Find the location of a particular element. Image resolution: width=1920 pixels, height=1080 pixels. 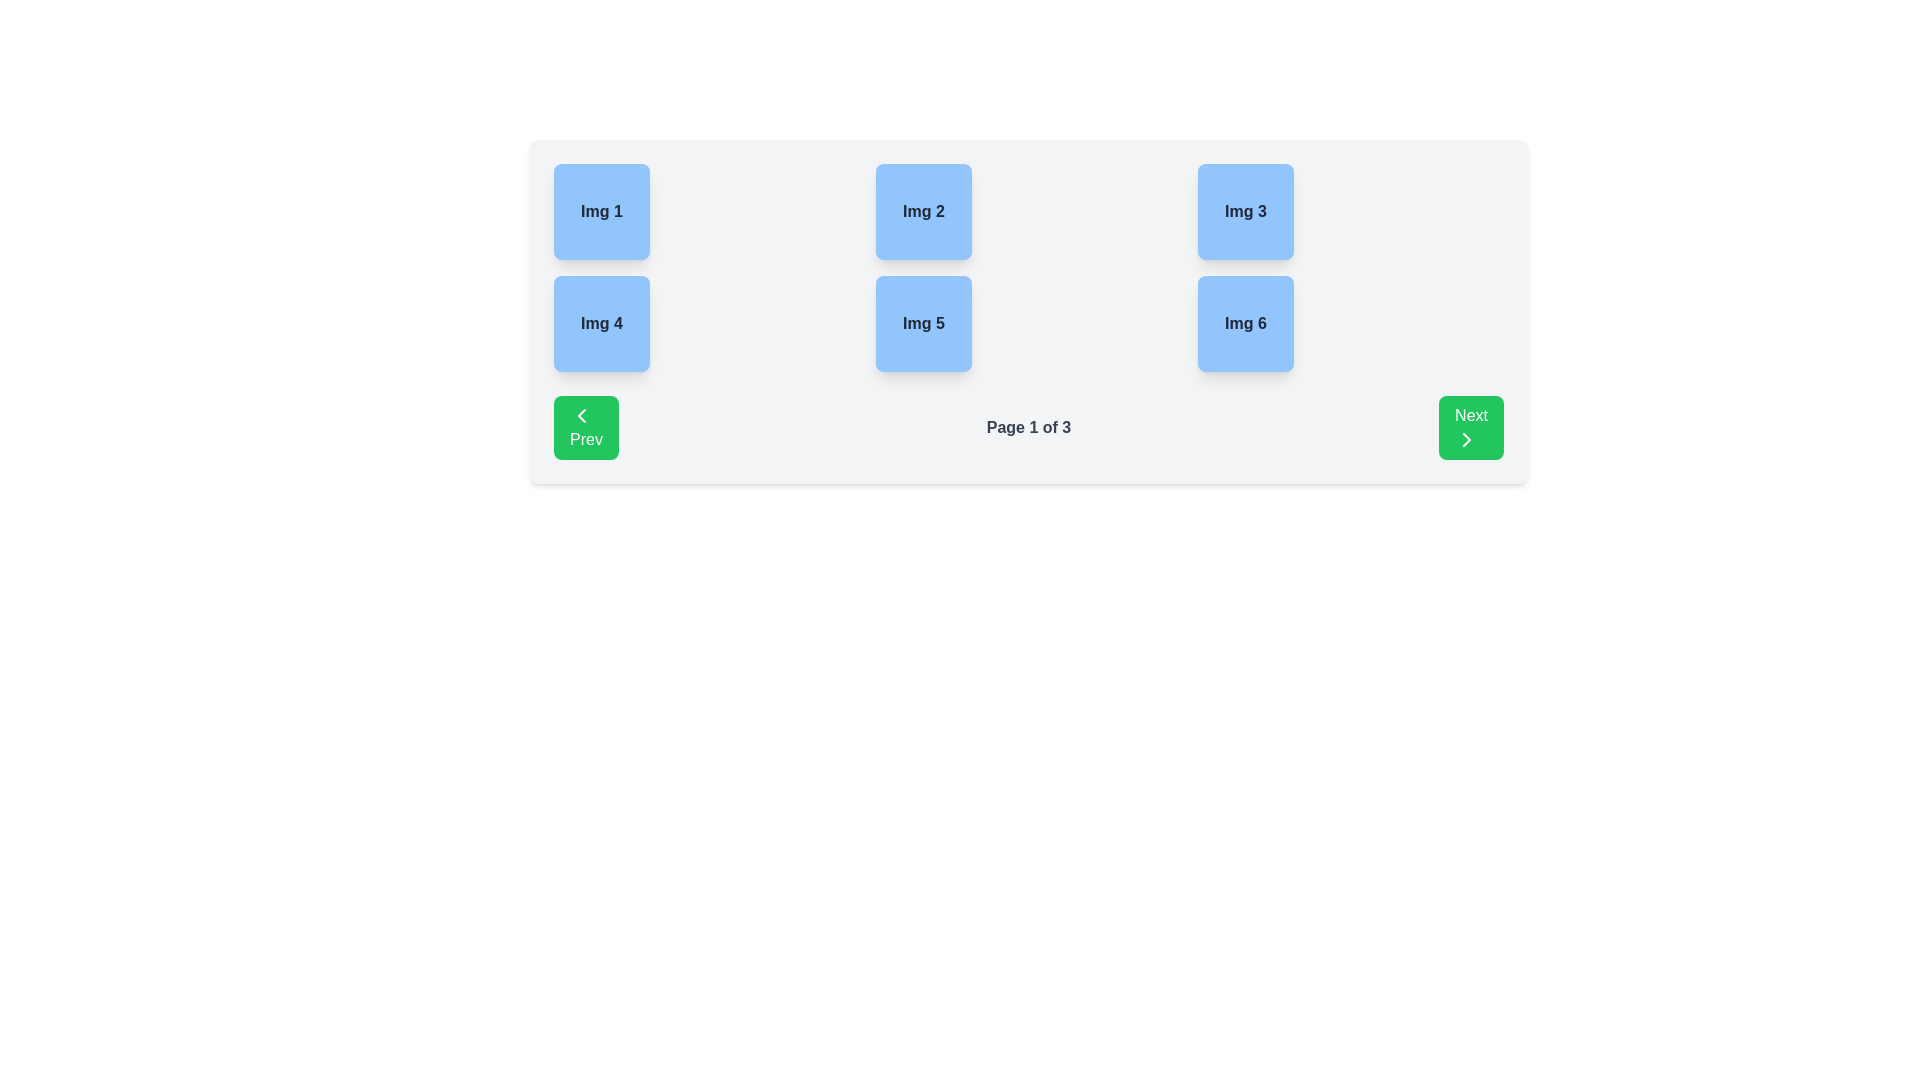

the text label that serves as an identifier for the image card located in the fourth column of the grid on the bottom row, which is contained within a blue square is located at coordinates (1245, 323).